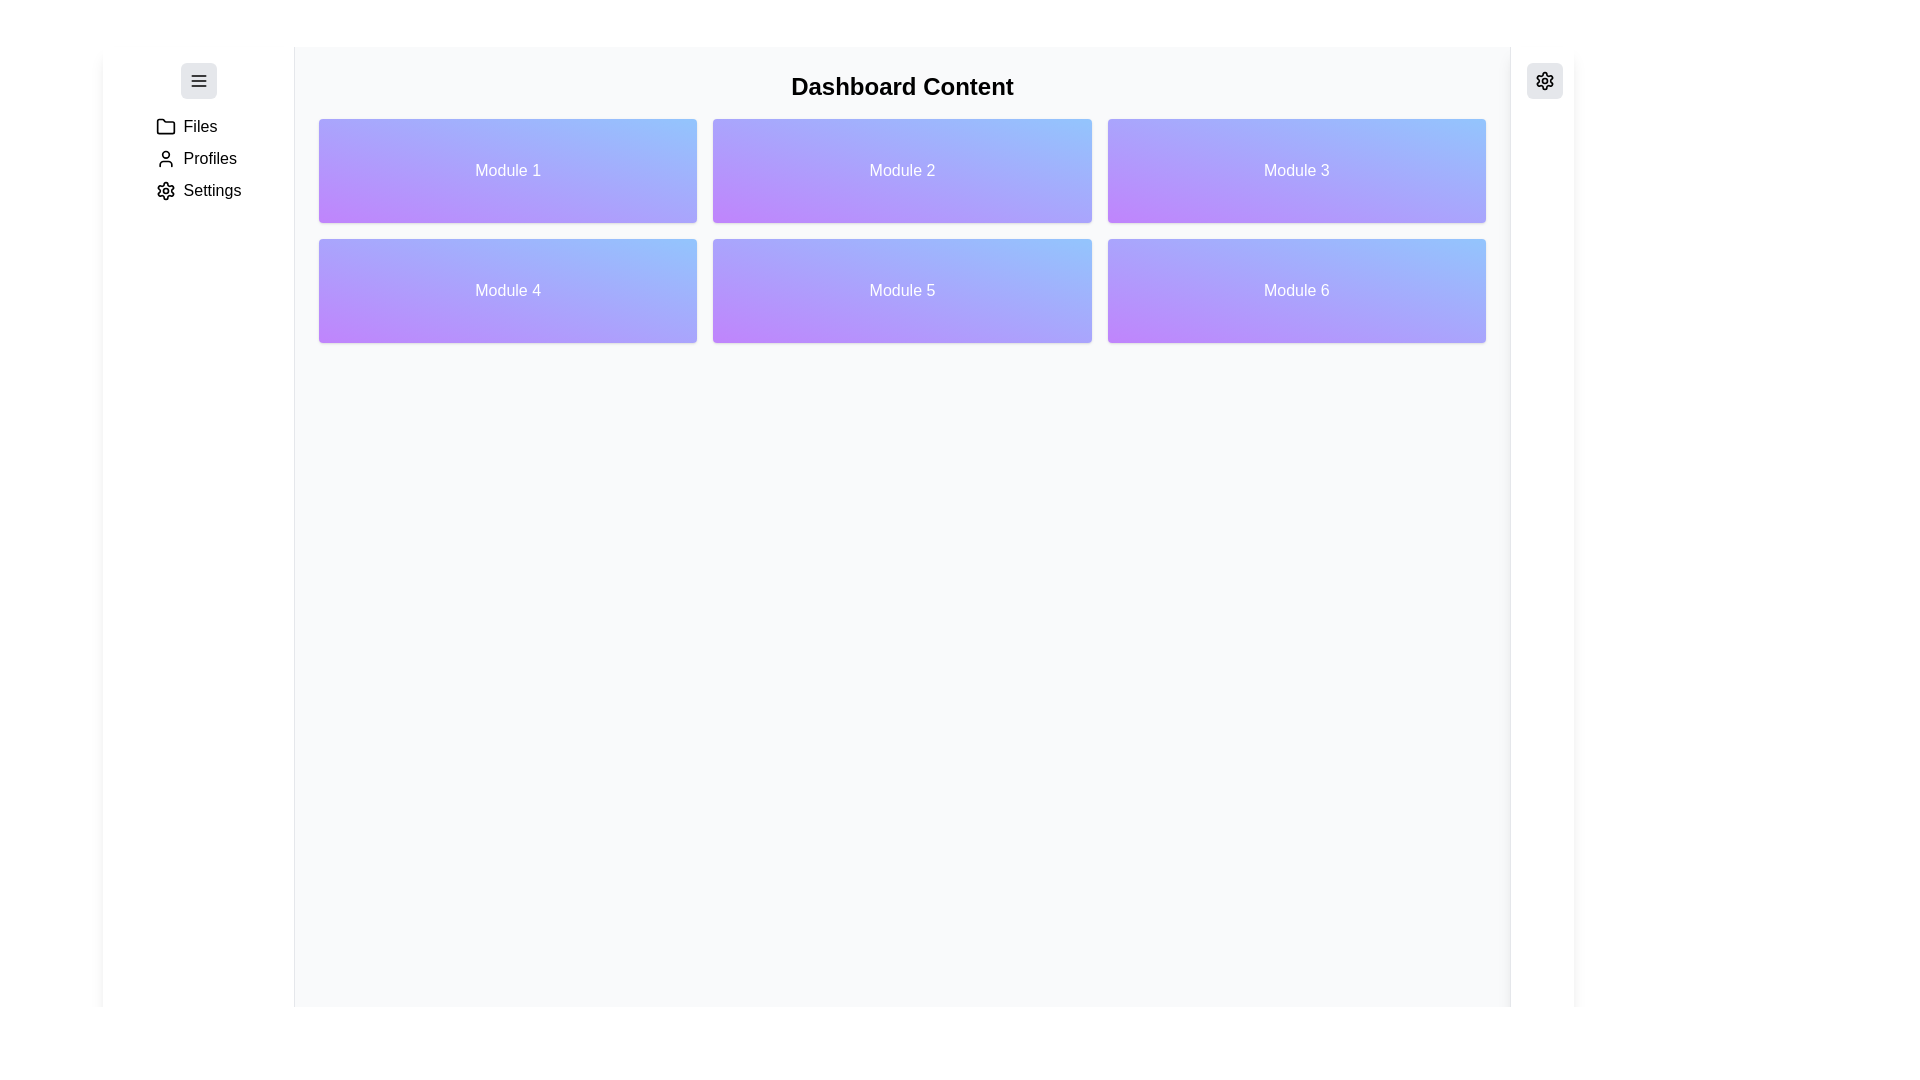 The width and height of the screenshot is (1920, 1080). Describe the element at coordinates (901, 290) in the screenshot. I see `the rectangular button with rounded corners labeled 'Module 5' that has a gradient background from purple to blue` at that location.